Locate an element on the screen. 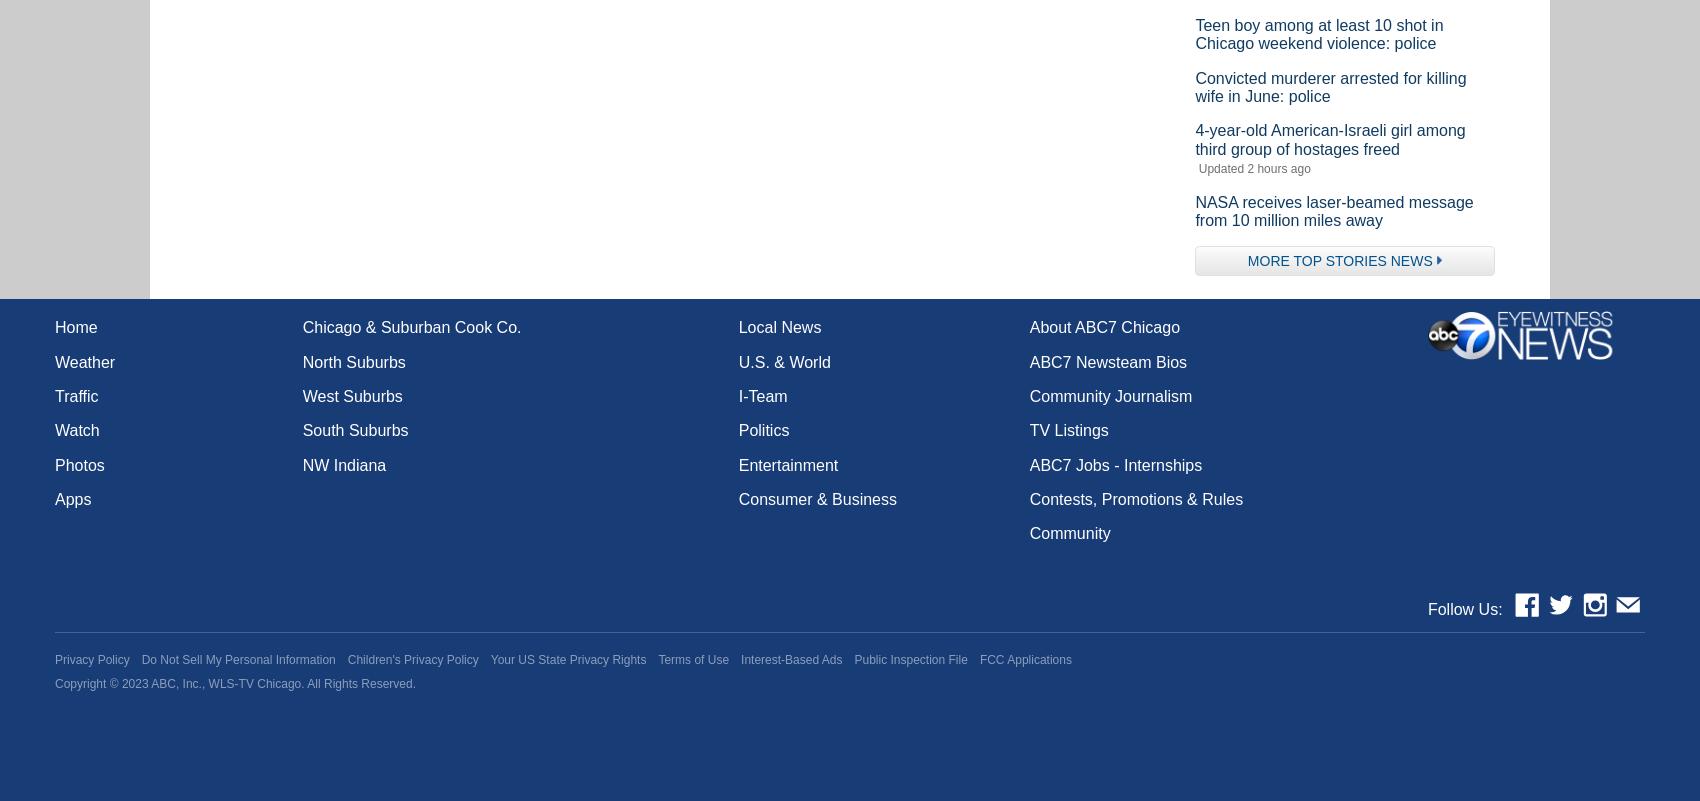  'Copyright ©' is located at coordinates (88, 683).